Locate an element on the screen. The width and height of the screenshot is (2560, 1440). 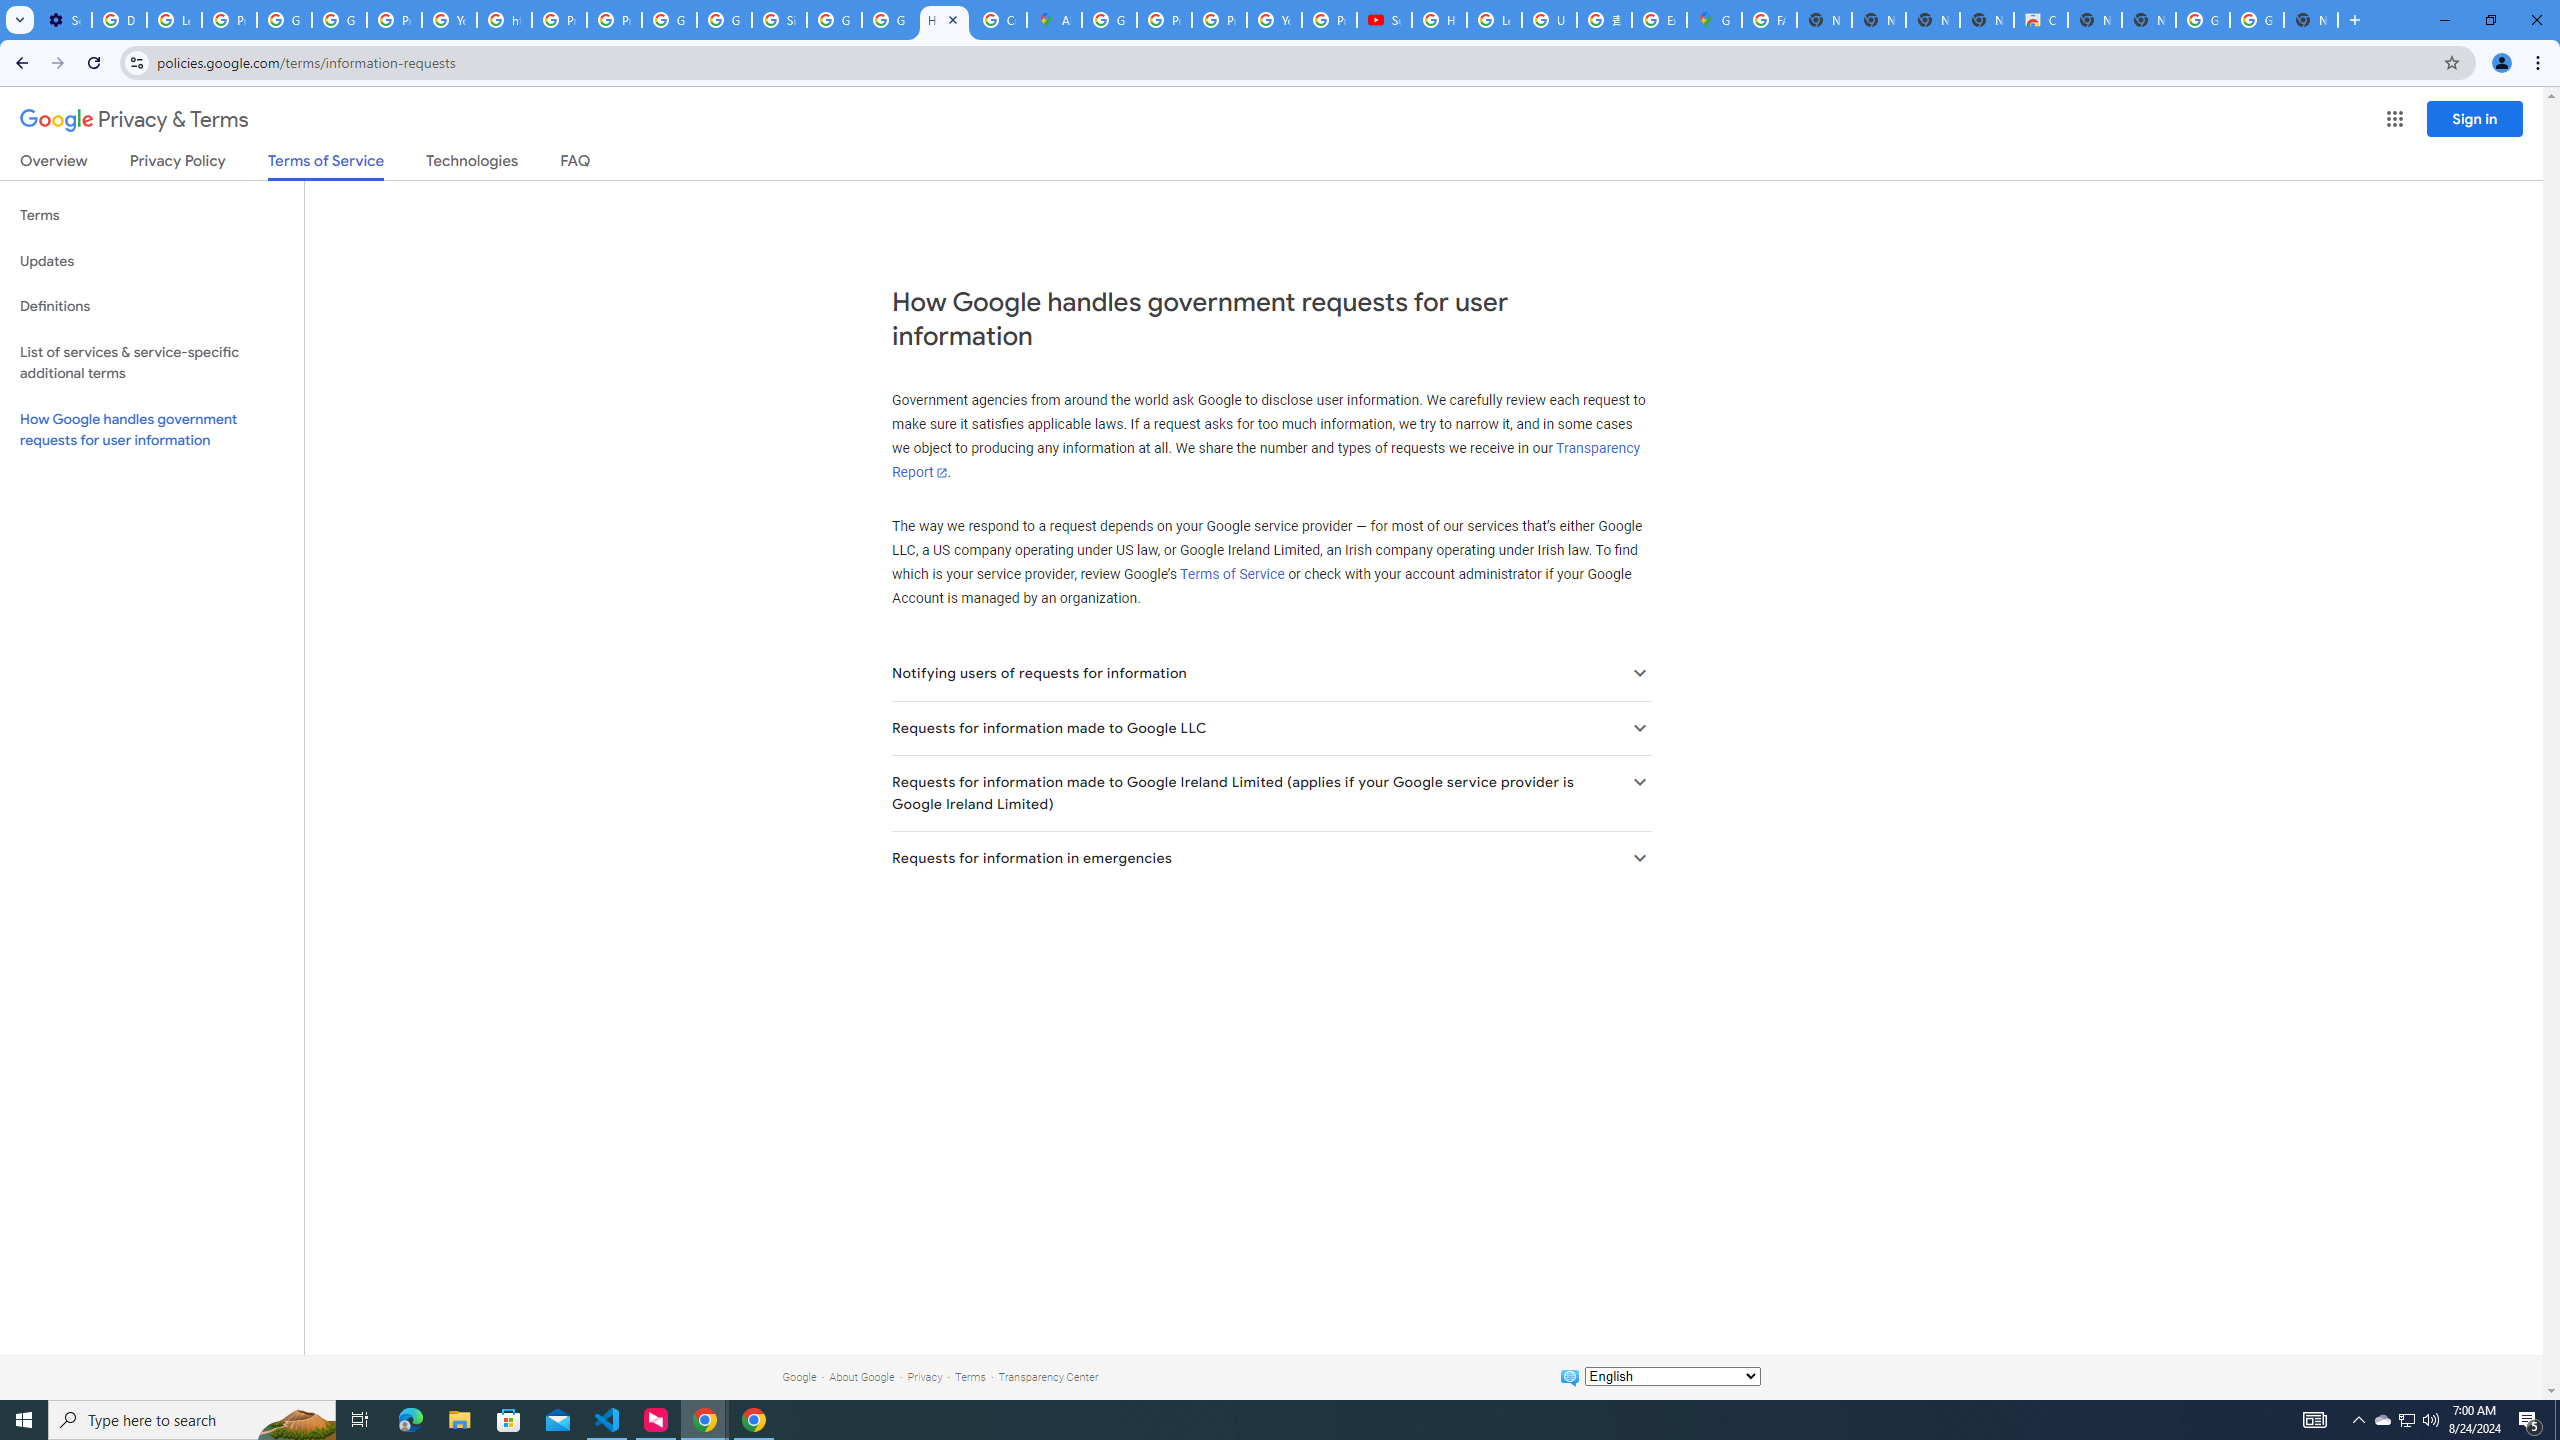
'Delete photos & videos - Computer - Google Photos Help' is located at coordinates (118, 19).